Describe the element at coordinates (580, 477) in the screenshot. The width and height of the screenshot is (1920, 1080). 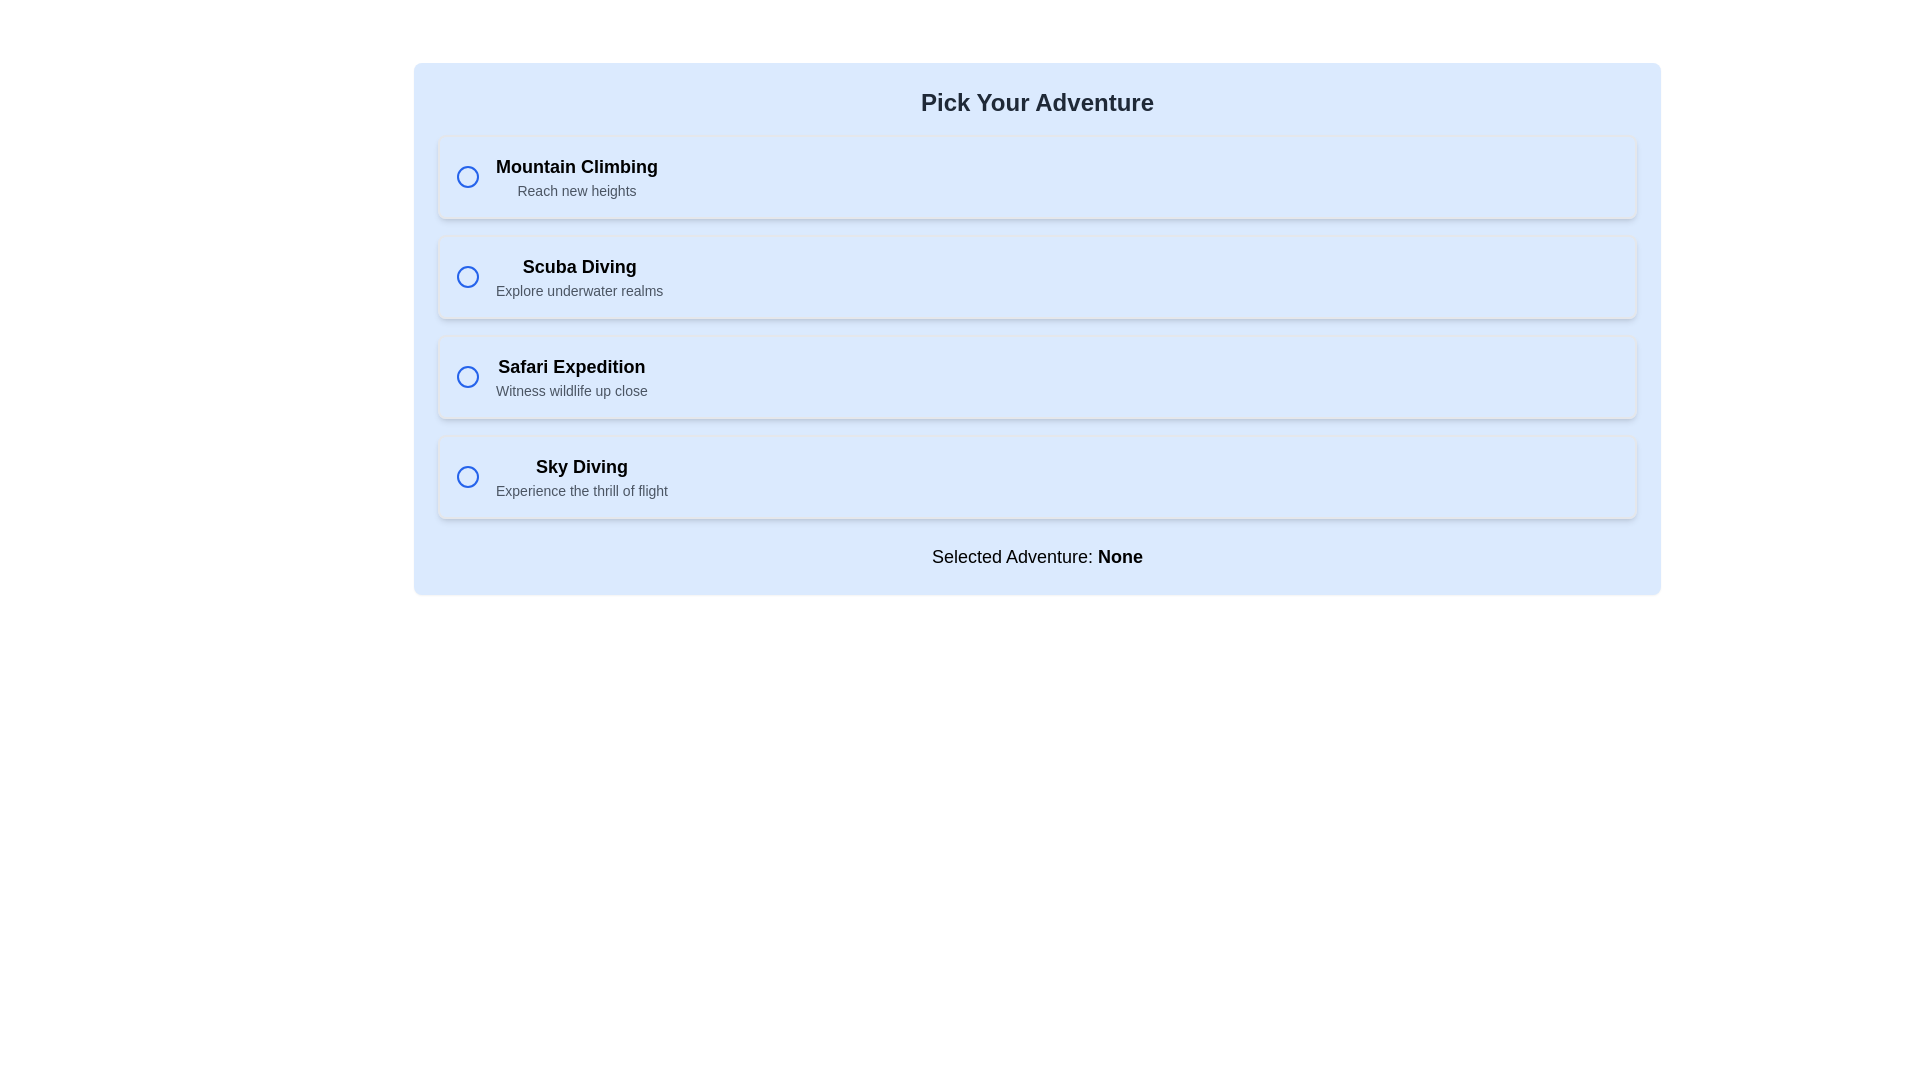
I see `text block that displays 'Sky Diving' in bold and 'Experience the thrill of flight' in gray, located at the bottom of the 'Pick Your Adventure' options` at that location.